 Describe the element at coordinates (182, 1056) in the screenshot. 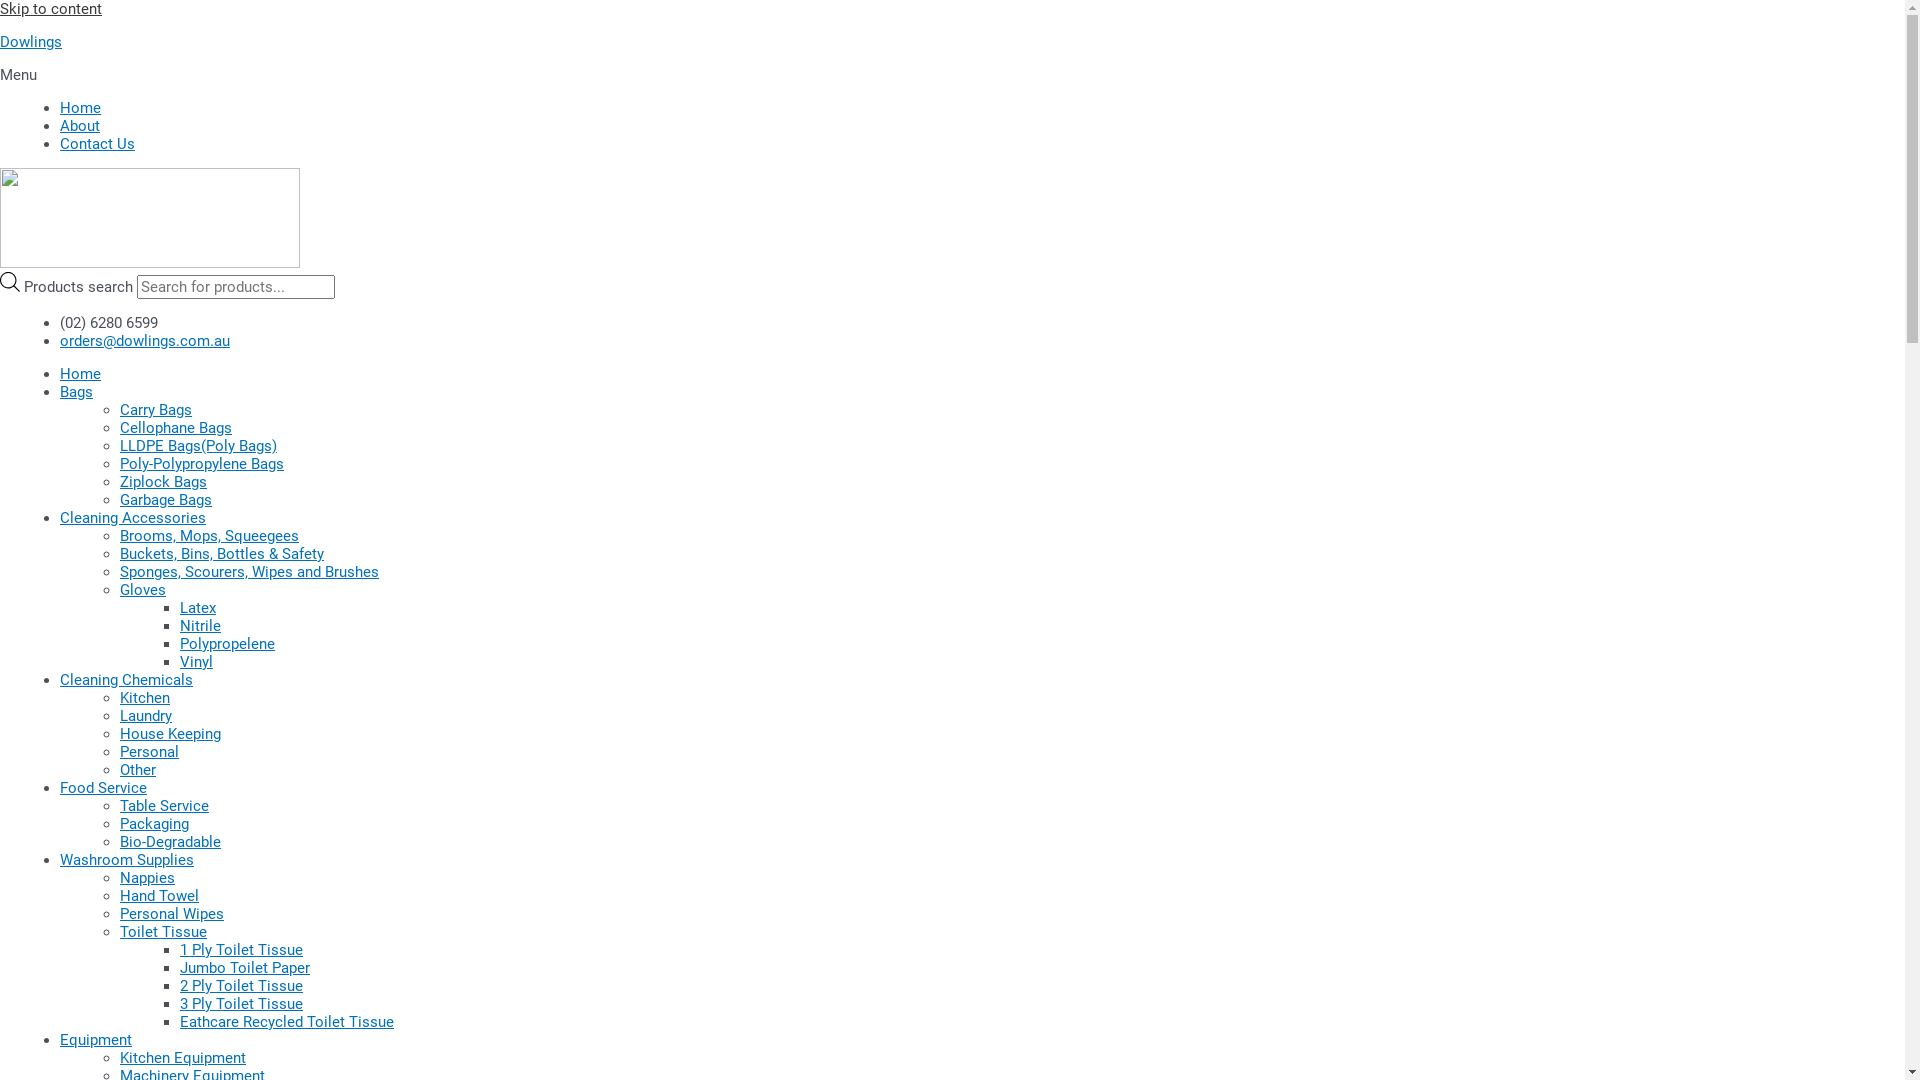

I see `'Kitchen Equipment'` at that location.